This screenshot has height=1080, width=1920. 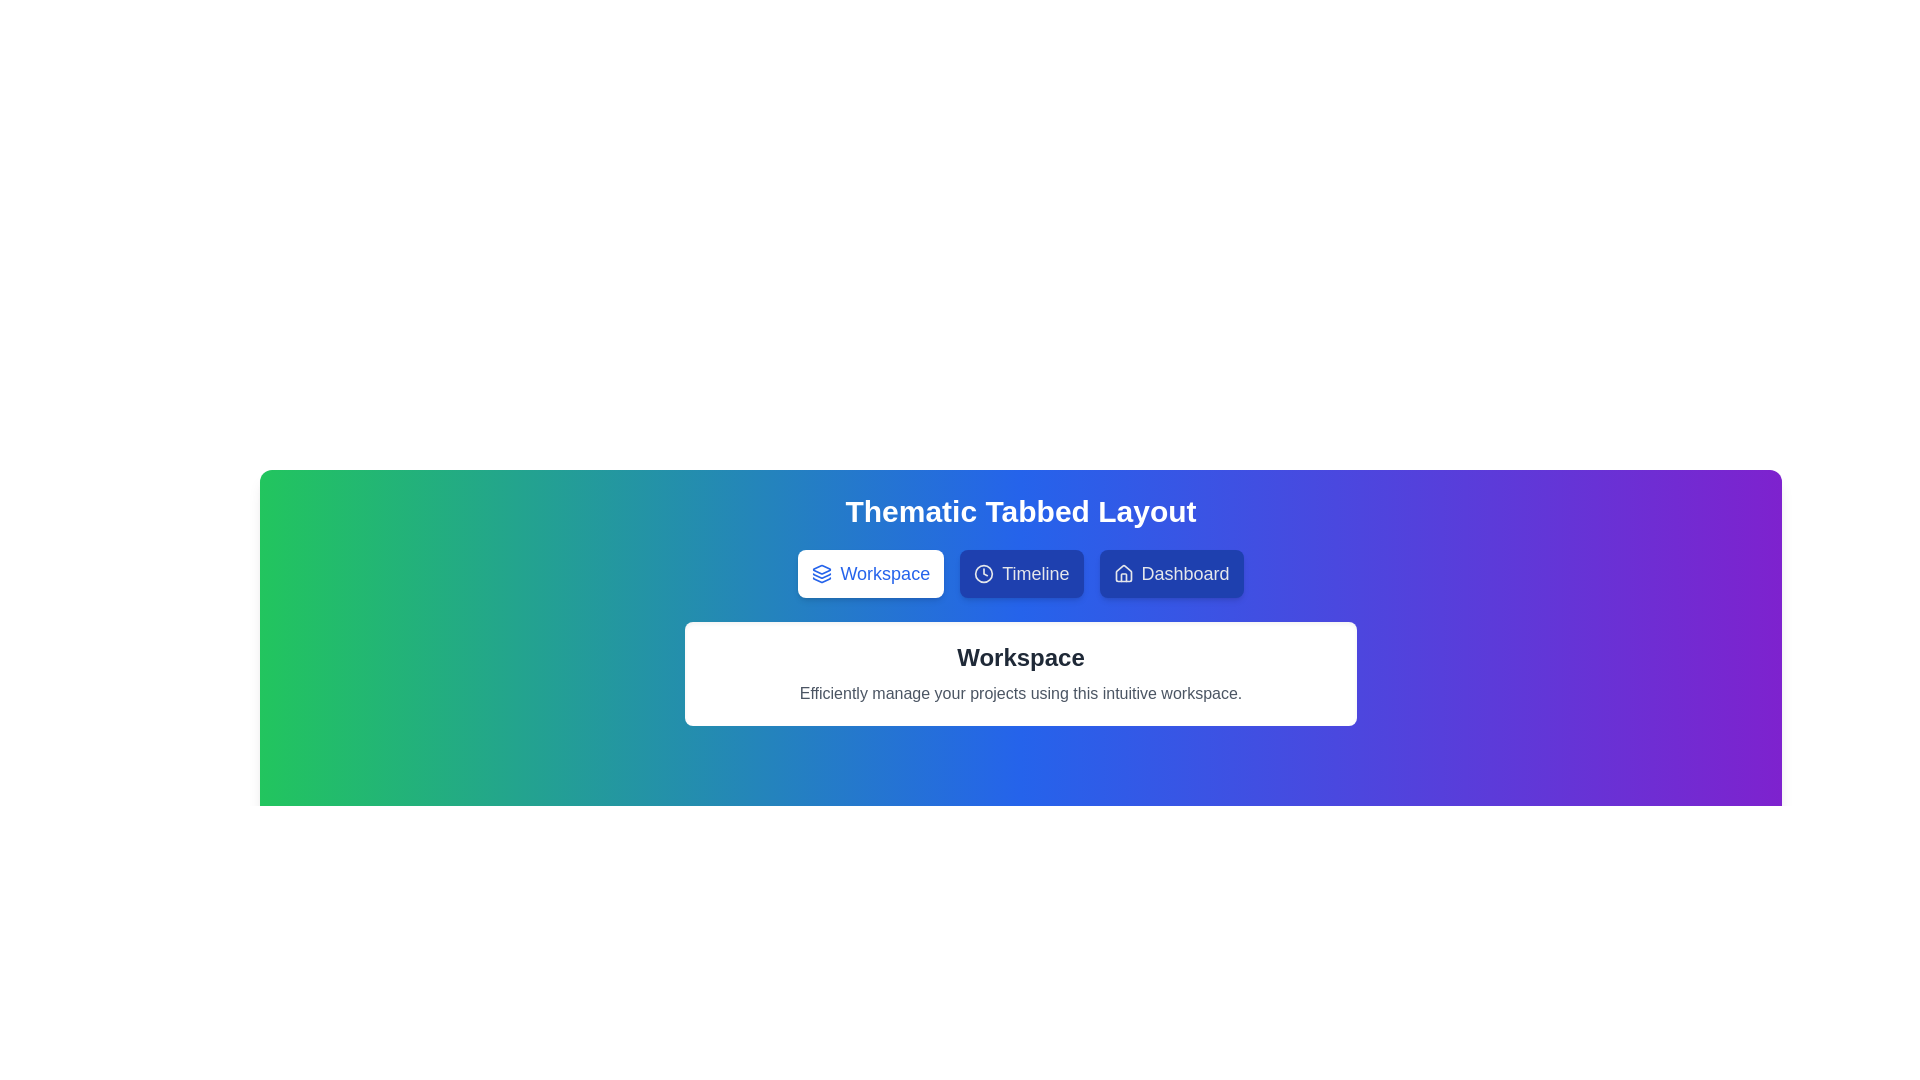 What do you see at coordinates (1171, 574) in the screenshot?
I see `the 'Dashboard' button, which is a rectangular button with rounded corners and a dark blue background, featuring white text and a house icon, located in the Thematic Tabbed Layout` at bounding box center [1171, 574].